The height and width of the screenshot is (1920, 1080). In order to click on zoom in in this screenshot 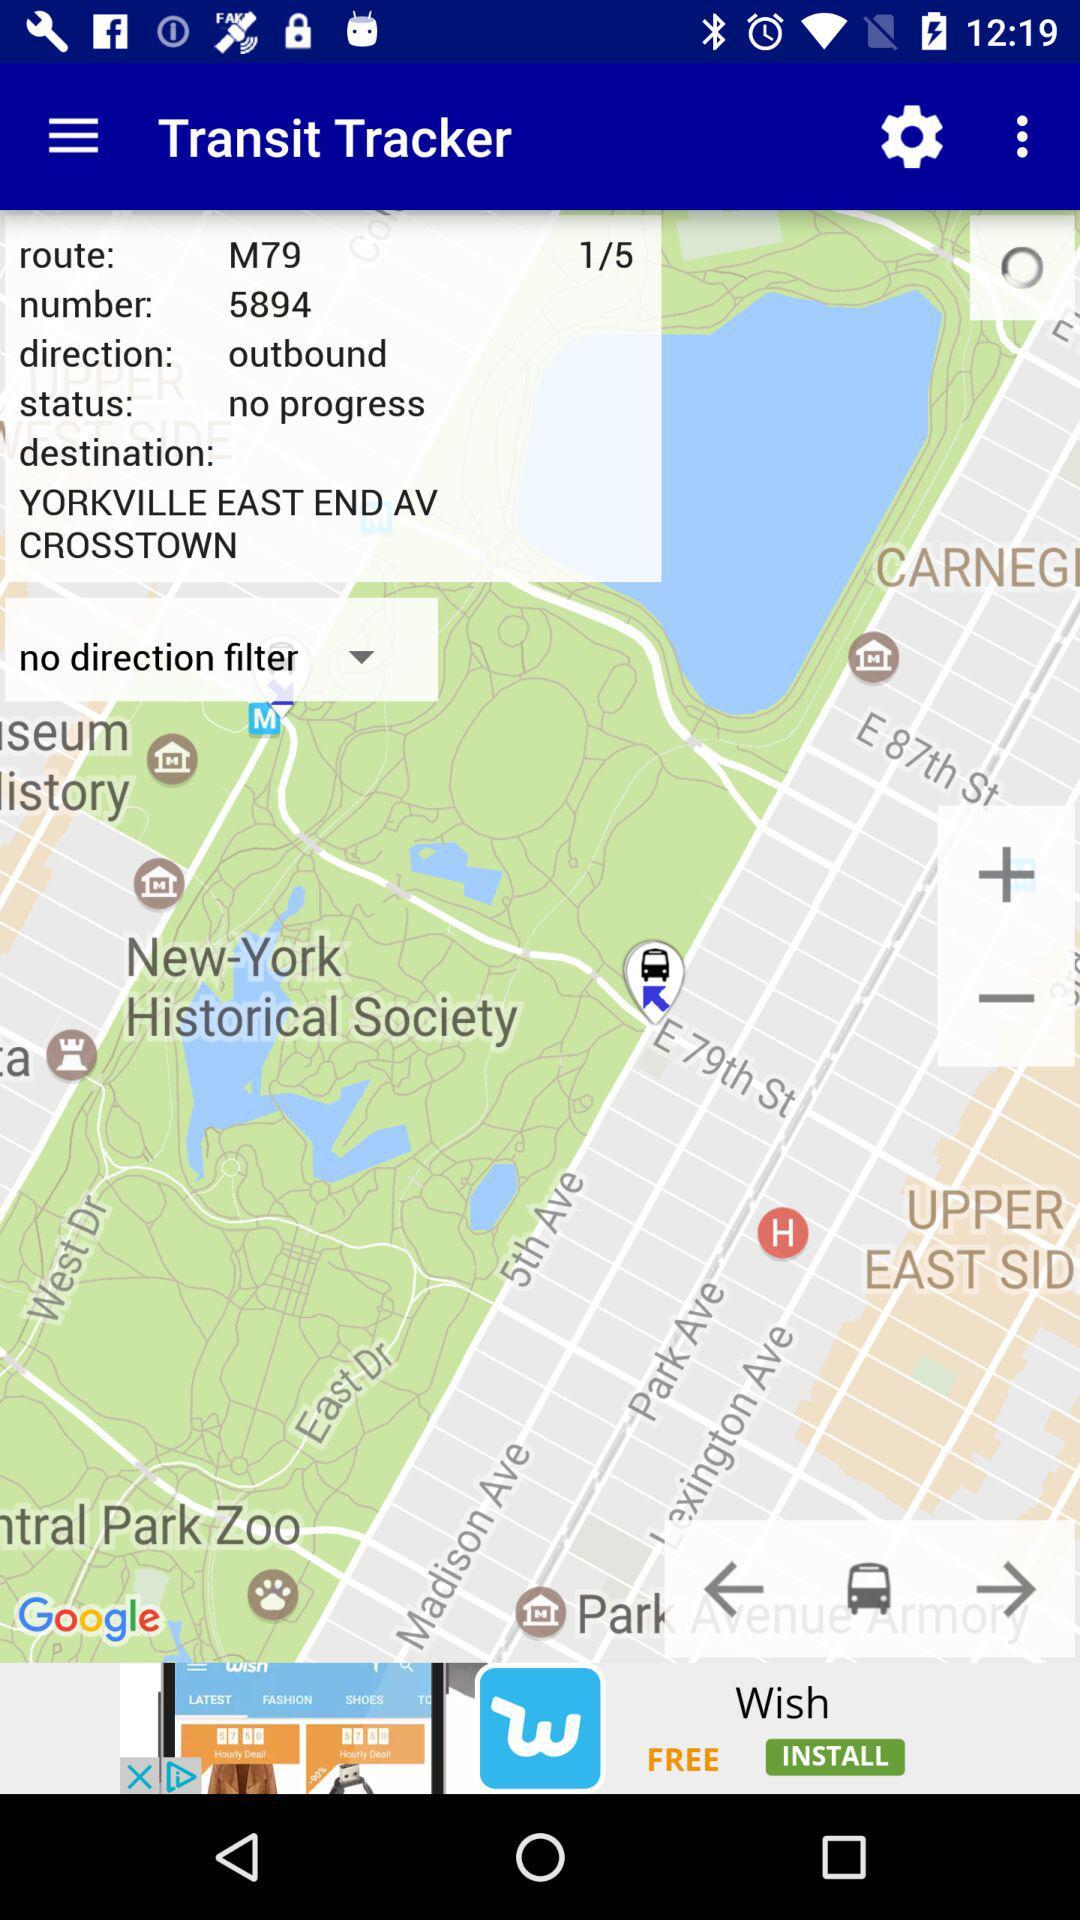, I will do `click(1006, 874)`.